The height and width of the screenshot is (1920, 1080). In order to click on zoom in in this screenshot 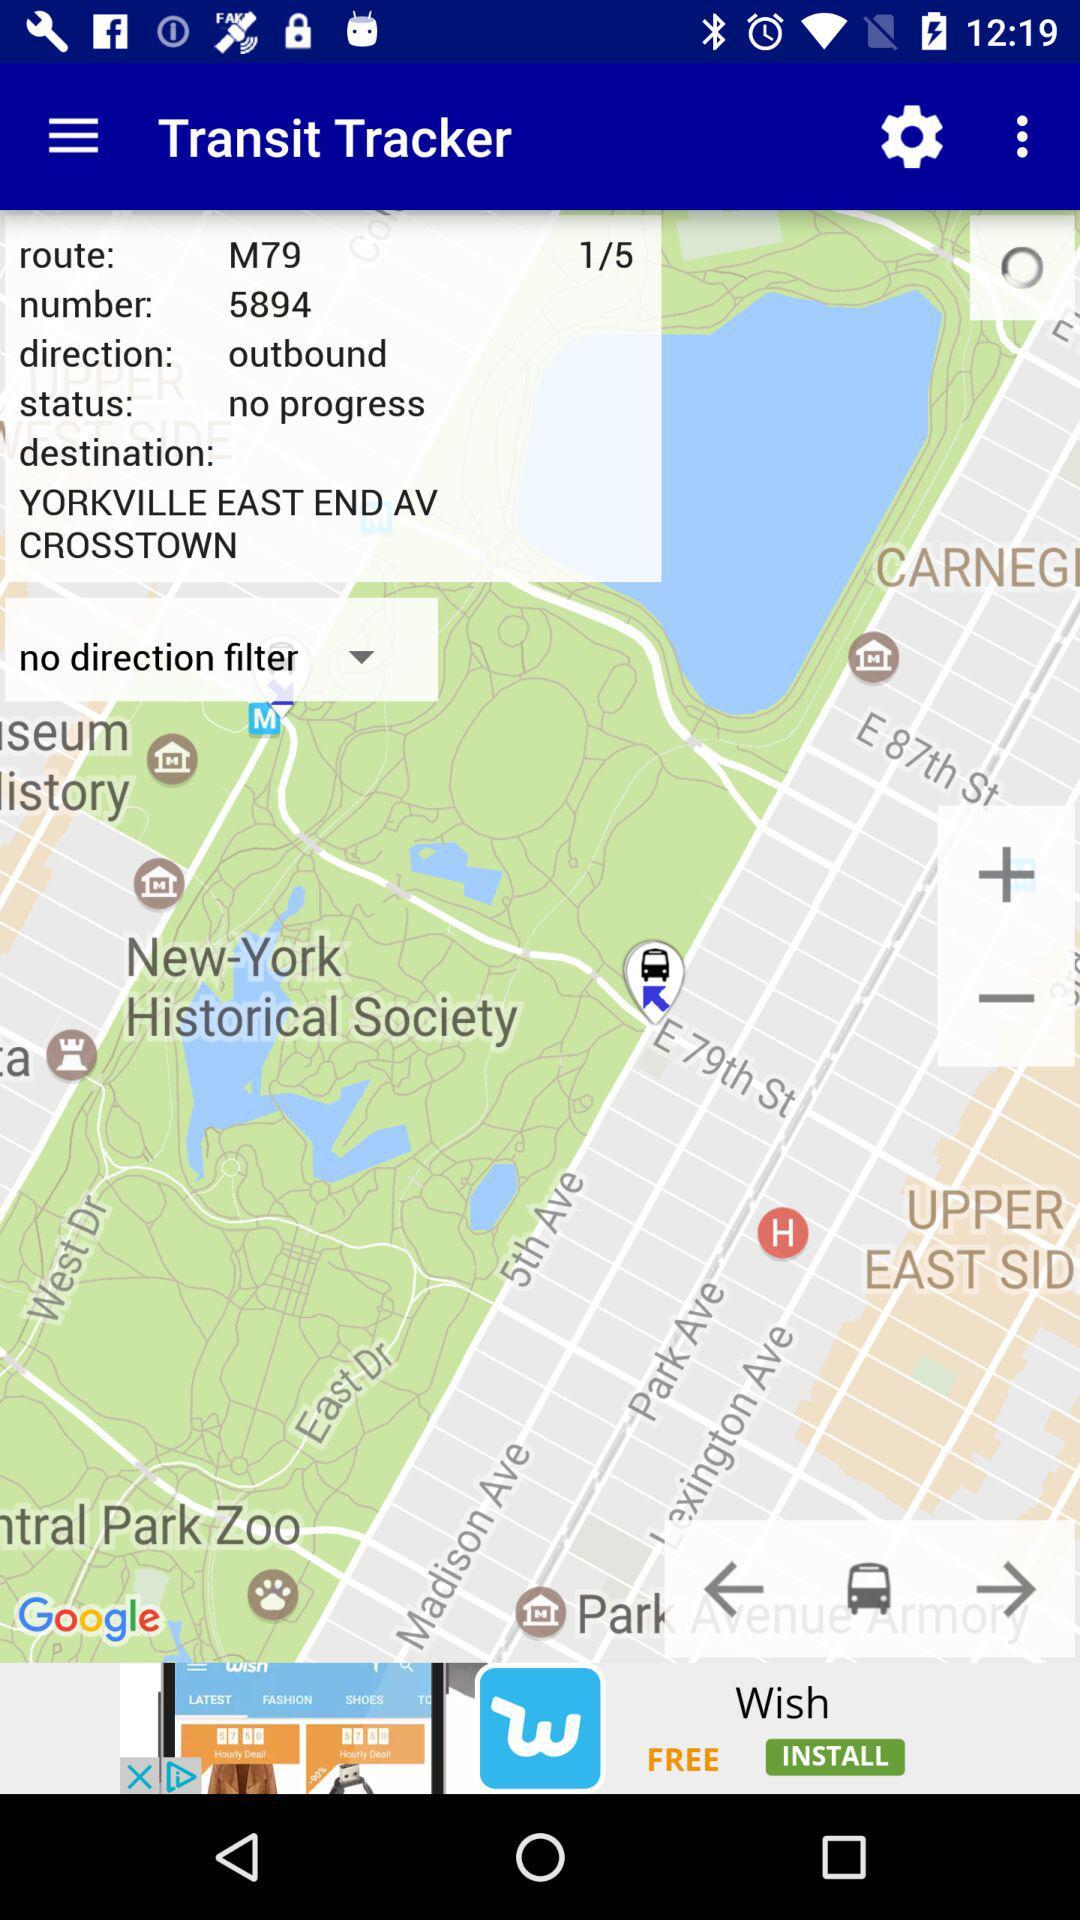, I will do `click(1006, 874)`.